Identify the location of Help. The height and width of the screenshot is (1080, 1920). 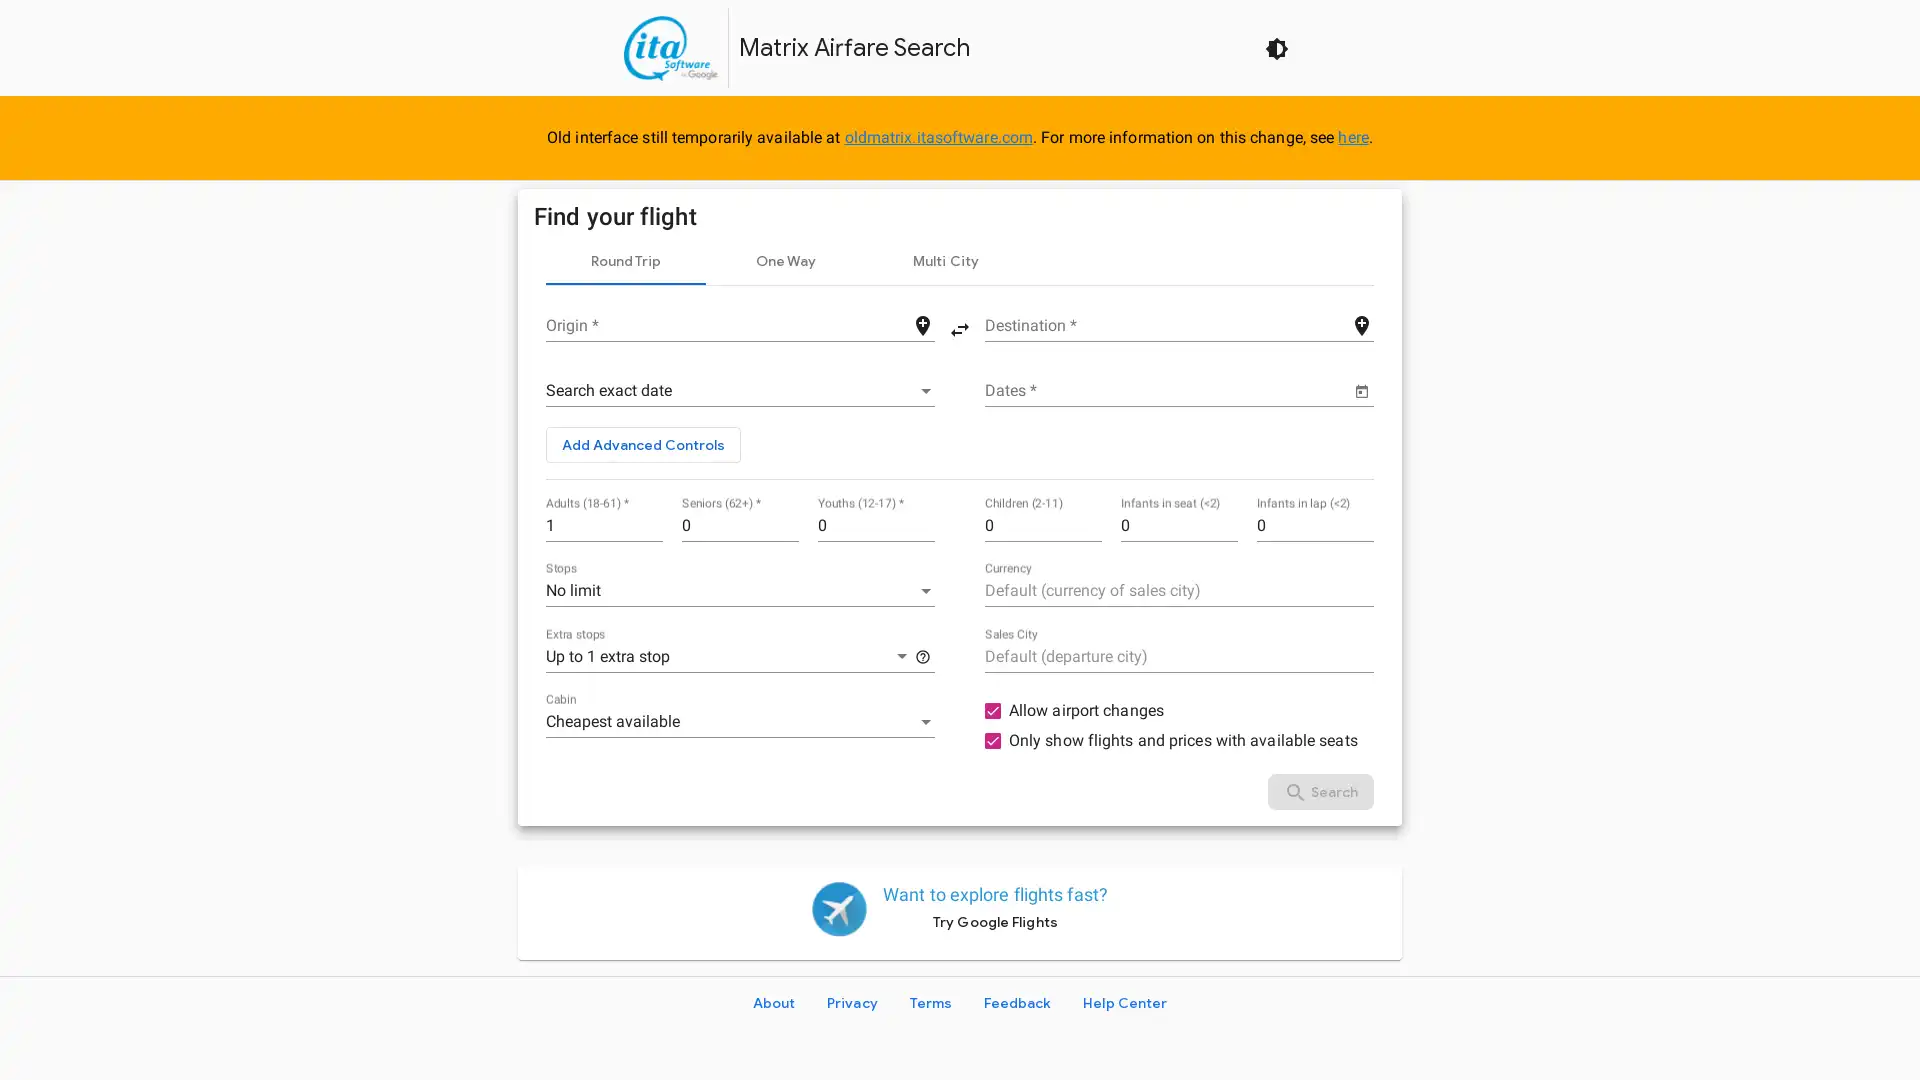
(921, 655).